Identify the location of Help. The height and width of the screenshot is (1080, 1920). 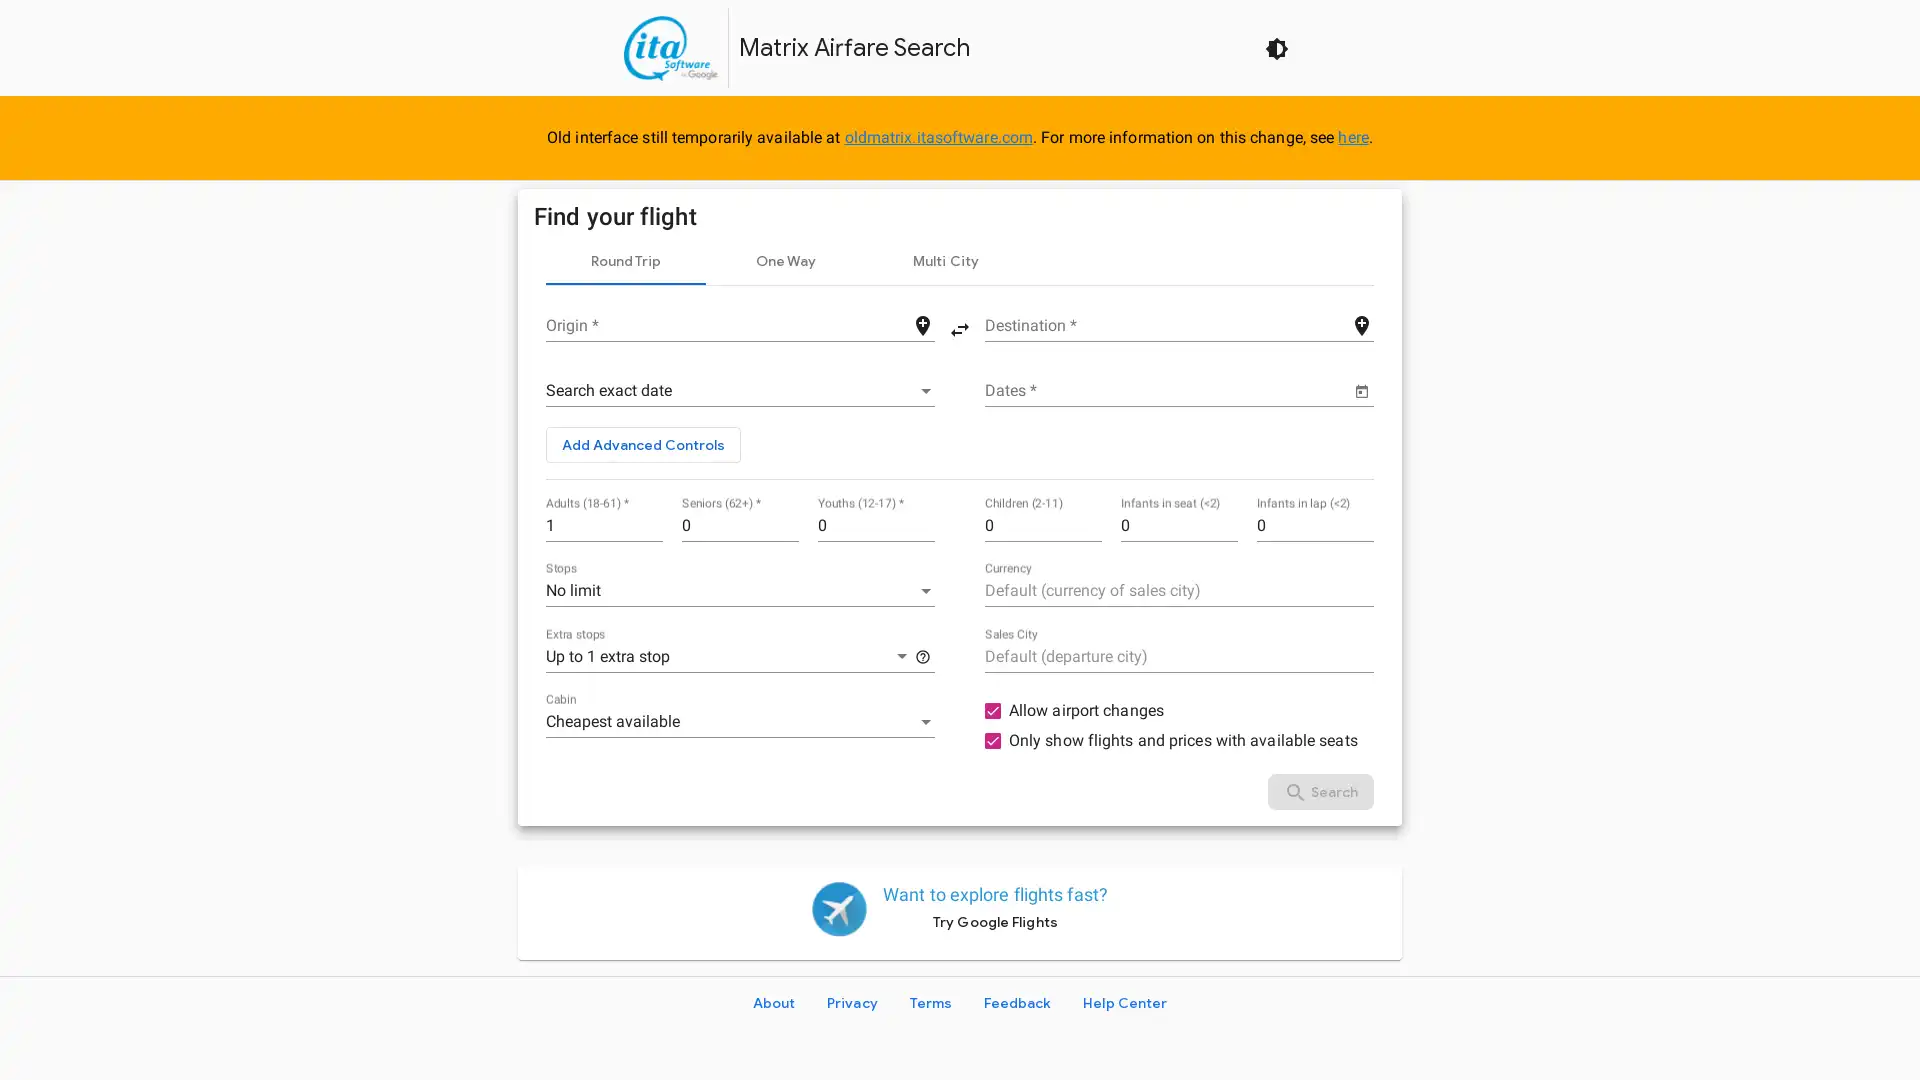
(921, 655).